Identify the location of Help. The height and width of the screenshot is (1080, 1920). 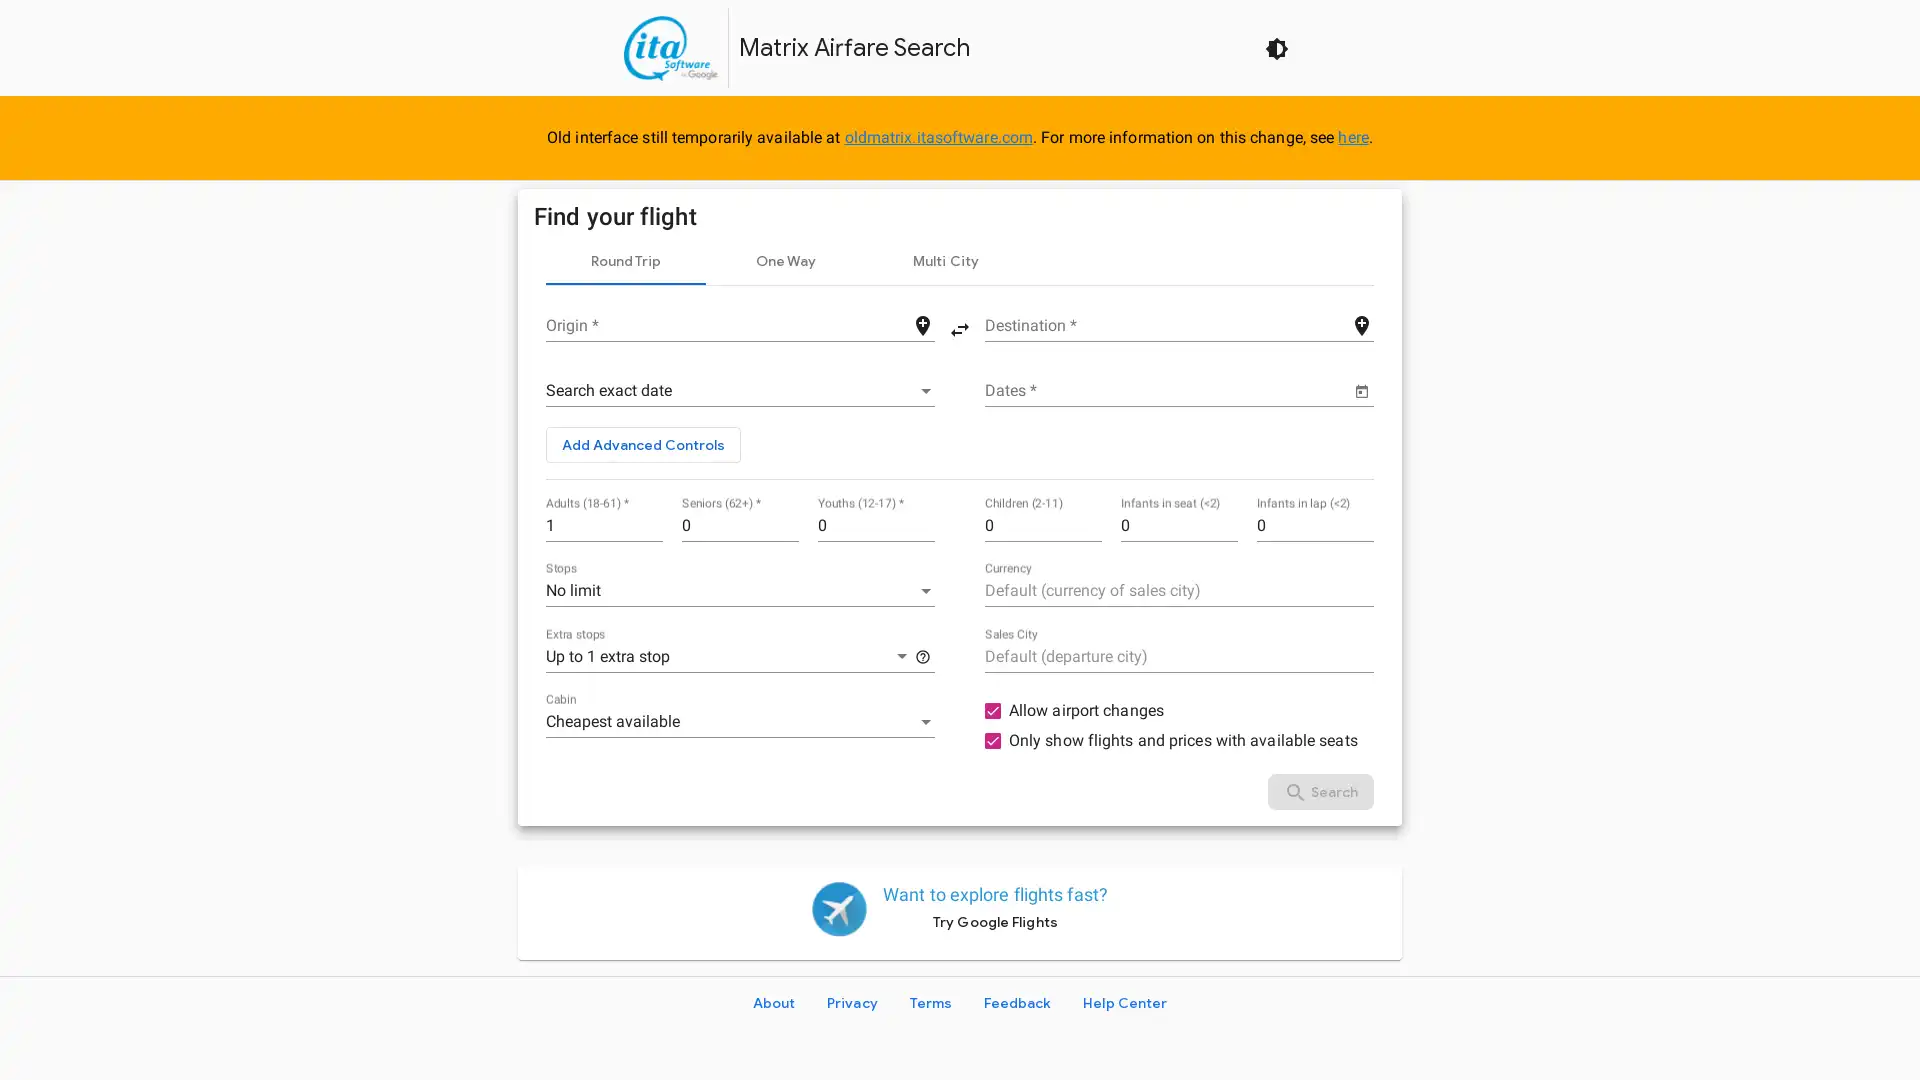
(921, 655).